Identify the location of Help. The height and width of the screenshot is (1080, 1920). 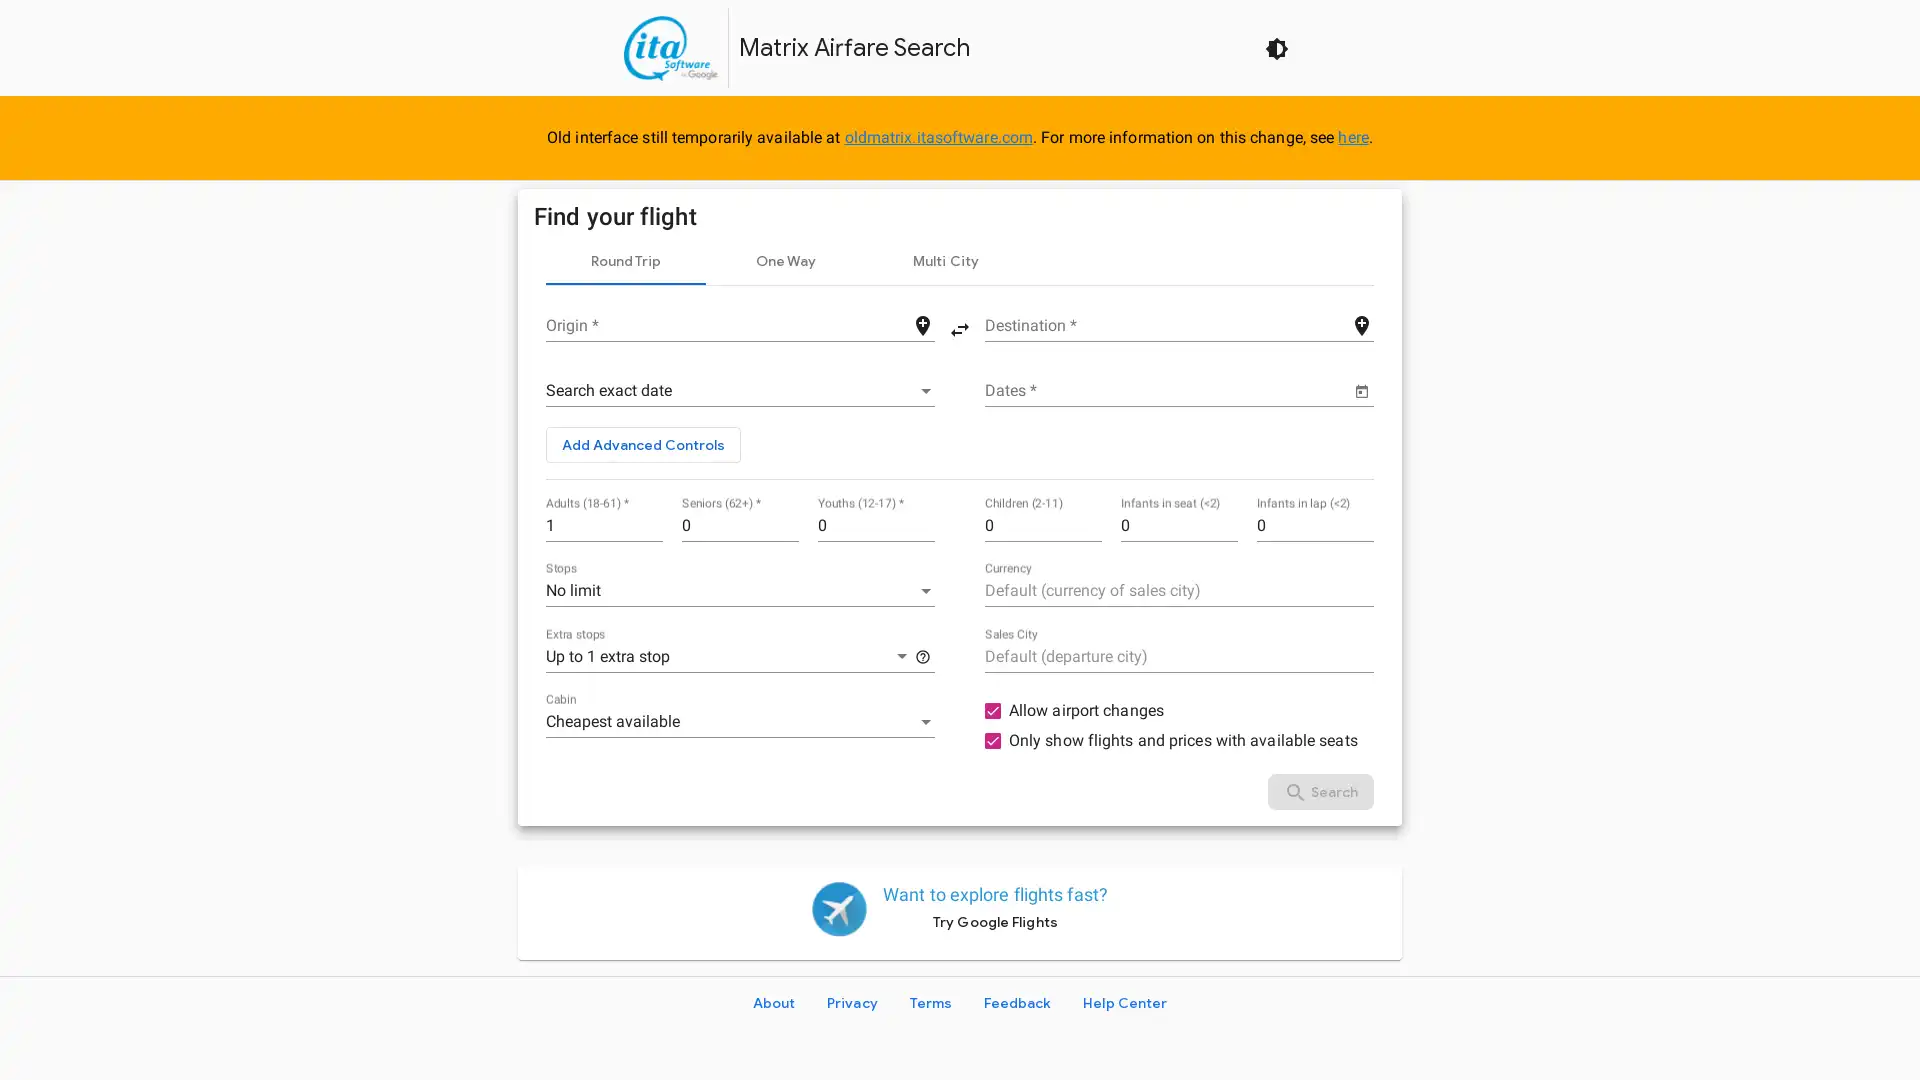
(921, 655).